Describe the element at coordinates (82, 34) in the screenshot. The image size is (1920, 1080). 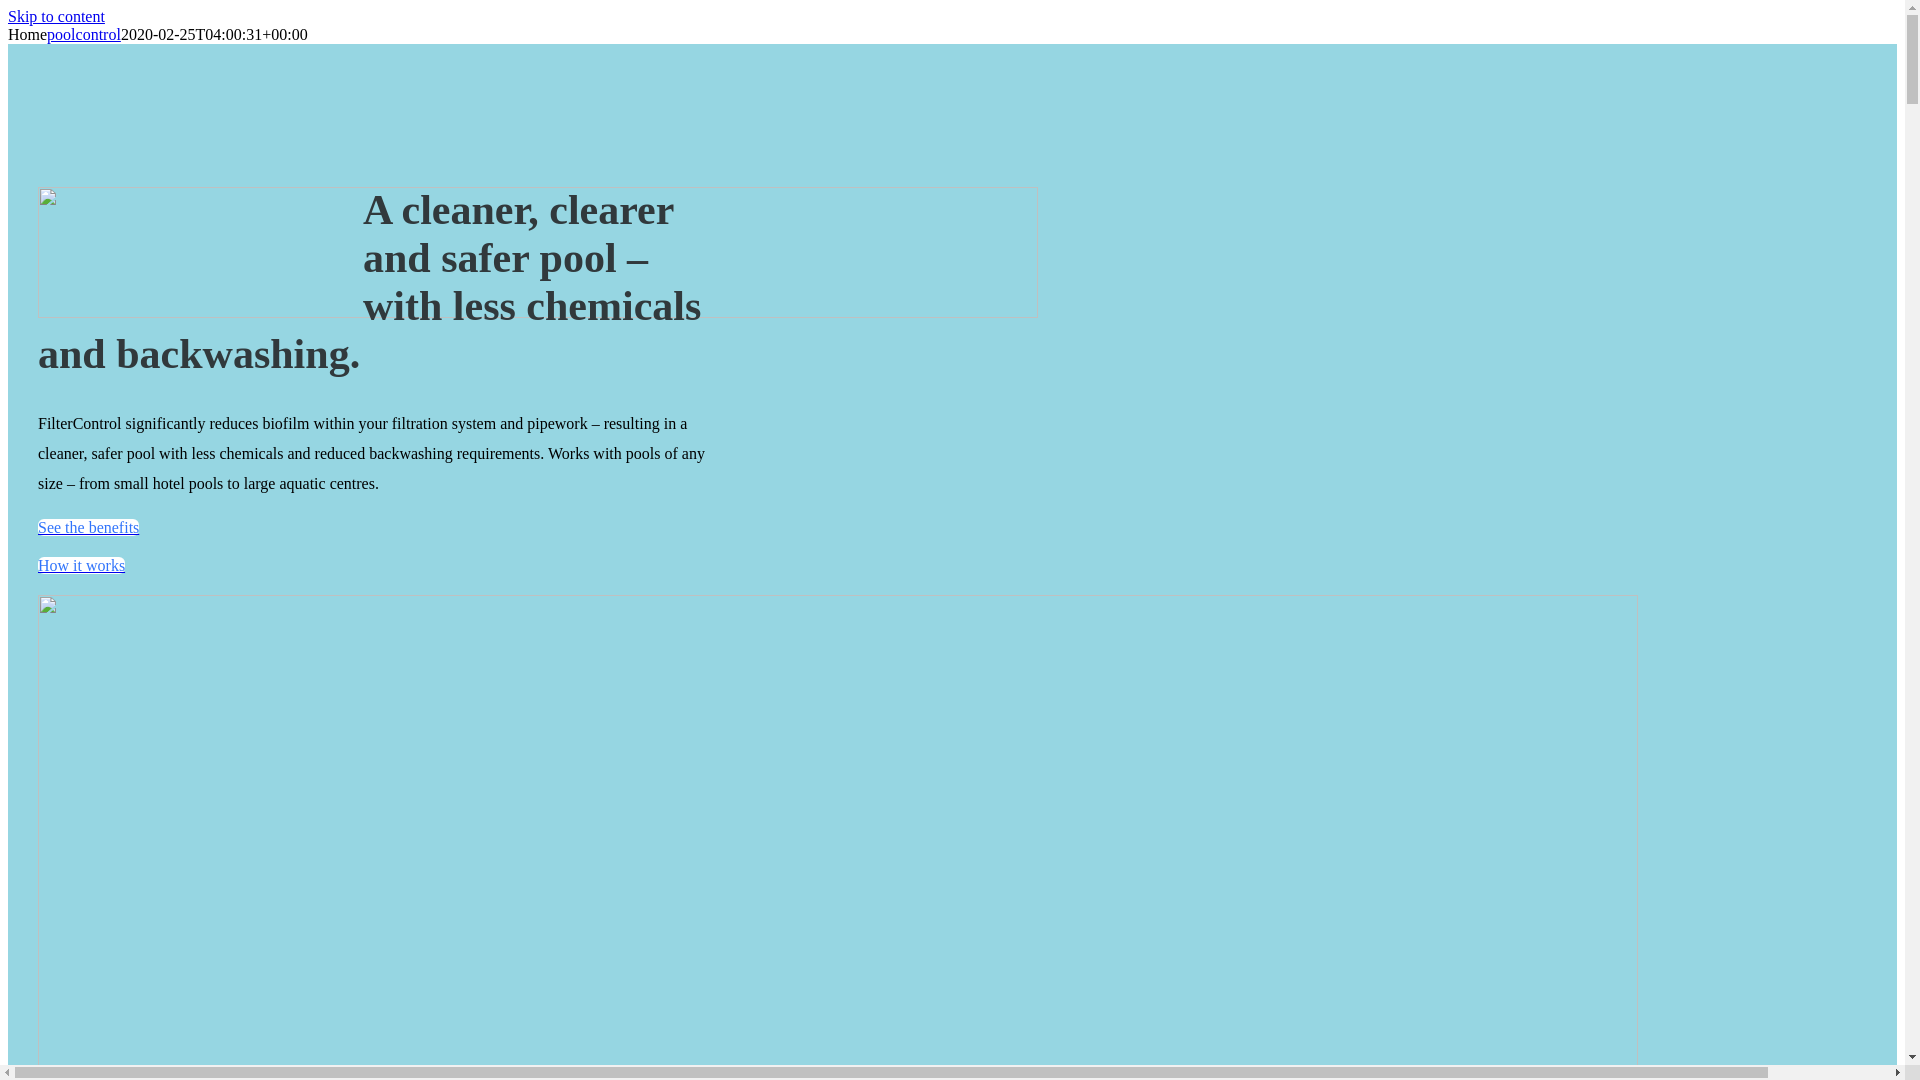
I see `'poolcontrol'` at that location.